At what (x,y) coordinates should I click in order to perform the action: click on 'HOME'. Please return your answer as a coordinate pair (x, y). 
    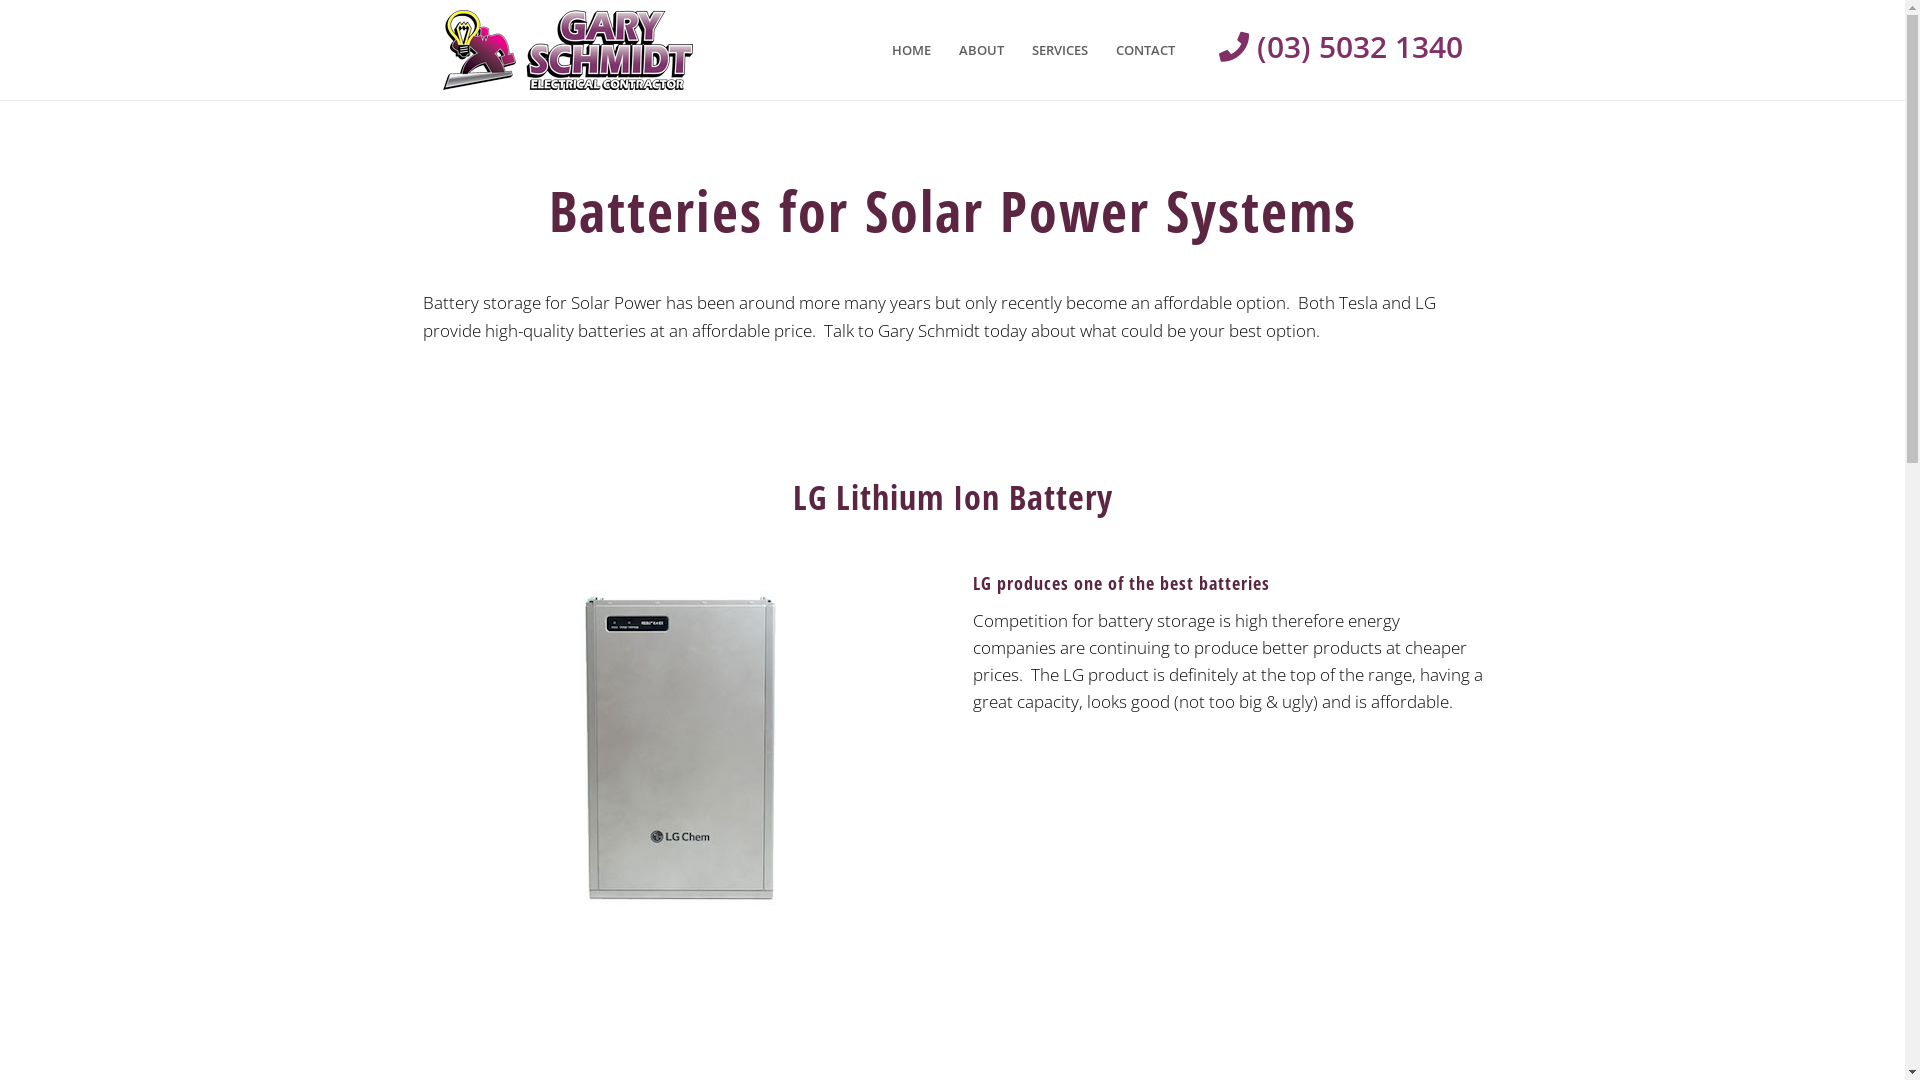
    Looking at the image, I should click on (878, 49).